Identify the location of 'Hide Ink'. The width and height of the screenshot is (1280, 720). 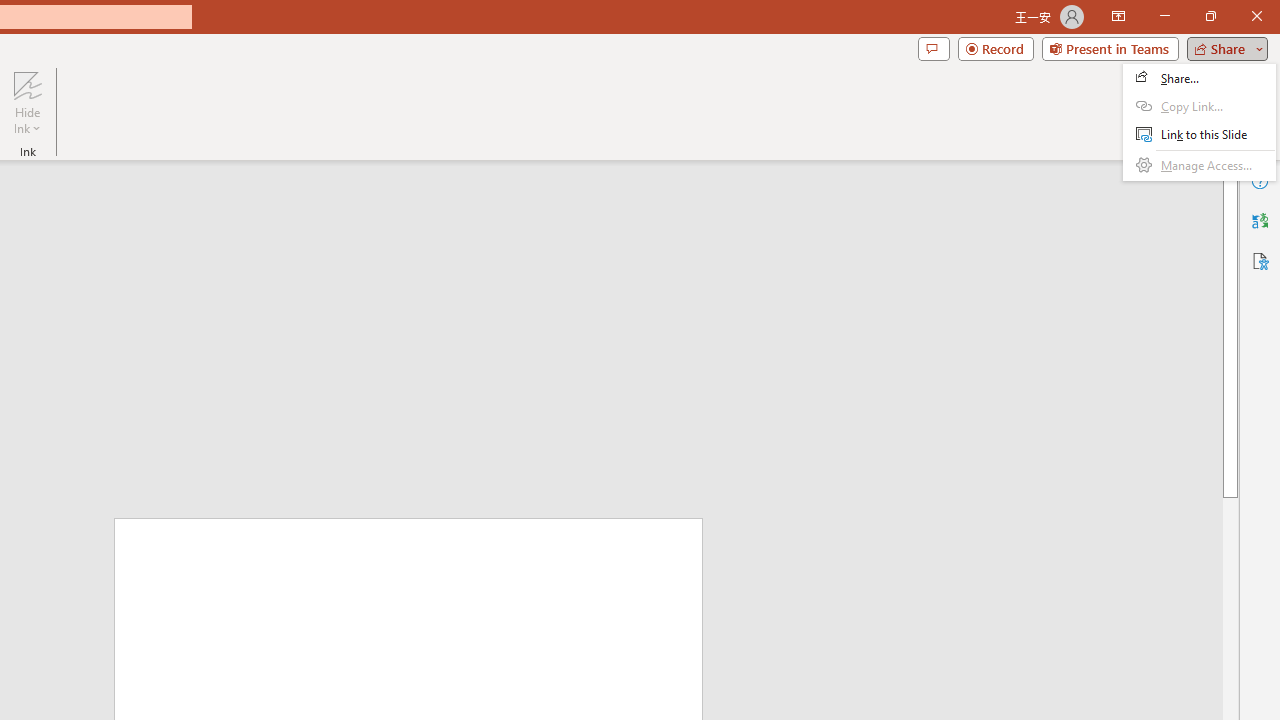
(27, 103).